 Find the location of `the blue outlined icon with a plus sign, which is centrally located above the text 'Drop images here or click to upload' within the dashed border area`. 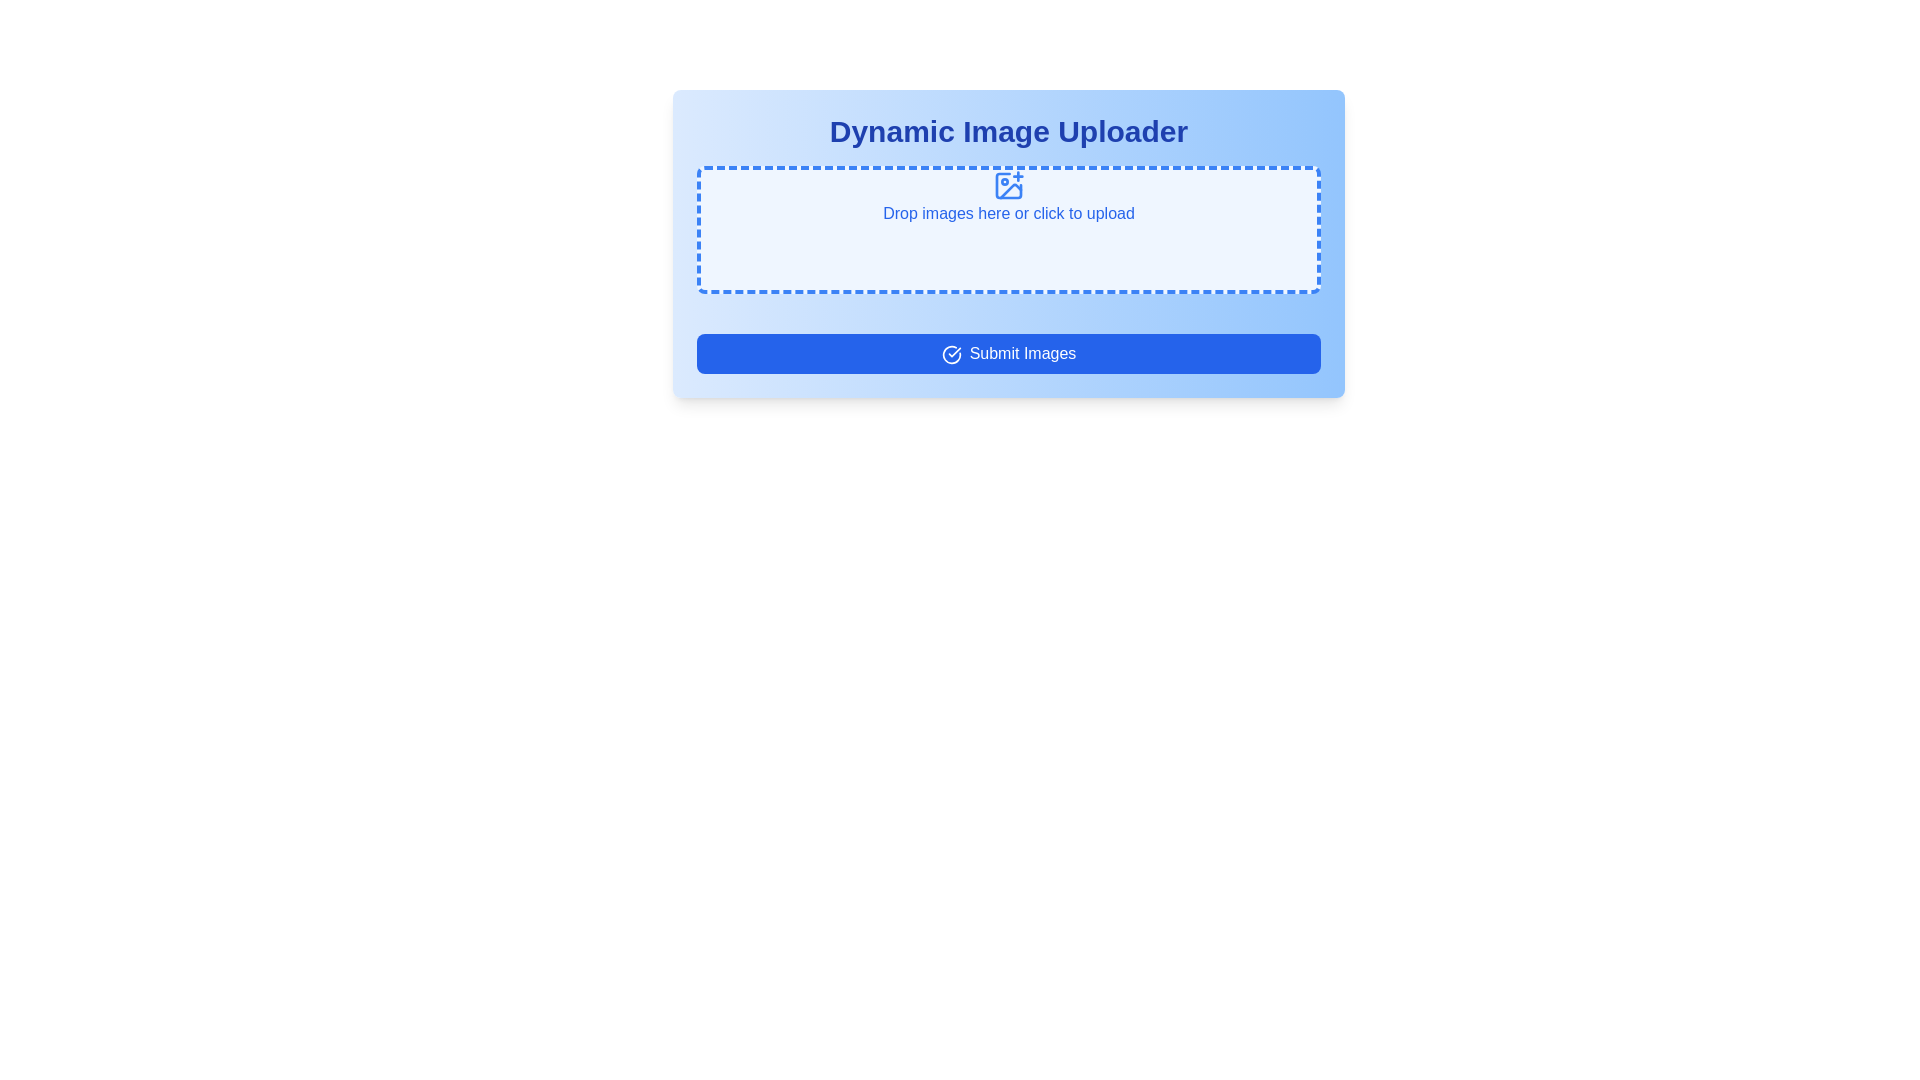

the blue outlined icon with a plus sign, which is centrally located above the text 'Drop images here or click to upload' within the dashed border area is located at coordinates (1008, 185).